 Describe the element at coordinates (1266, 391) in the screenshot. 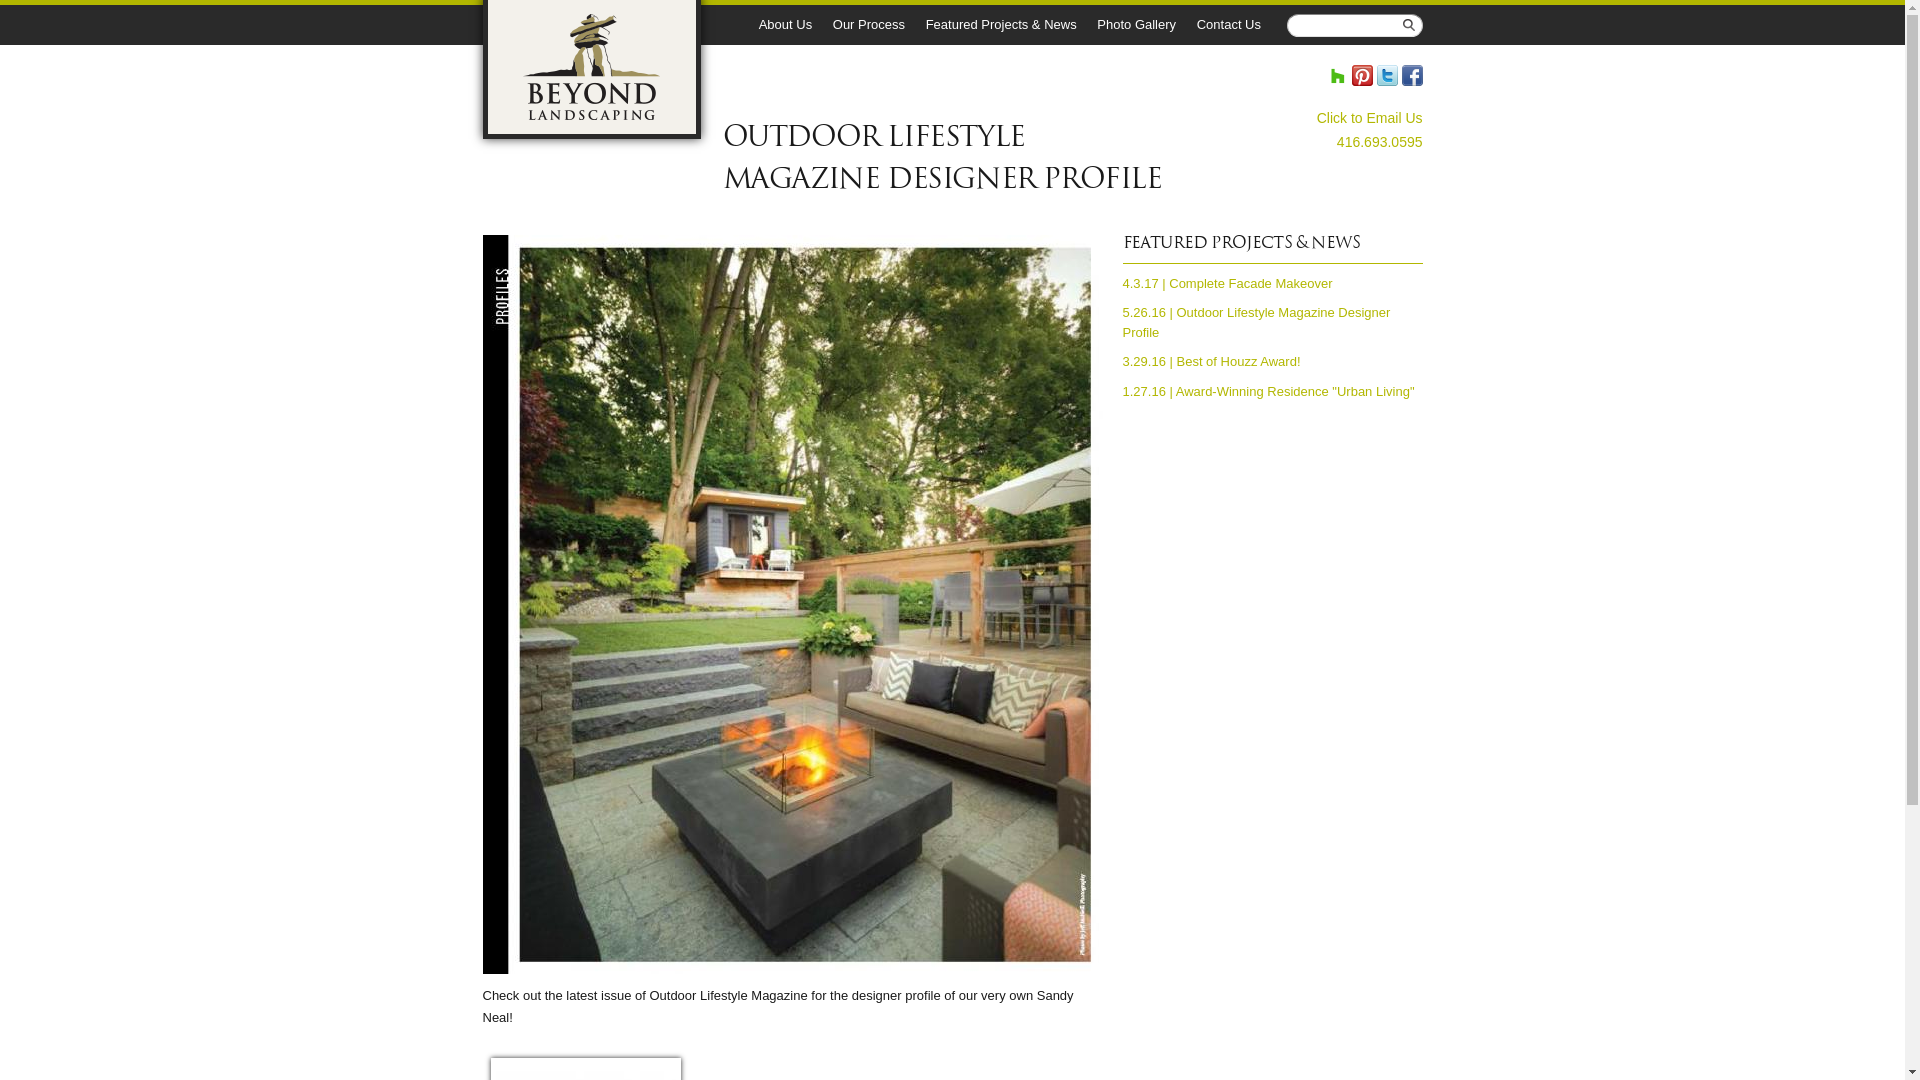

I see `'1.27.16 | Award-Winning Residence "Urban Living"'` at that location.